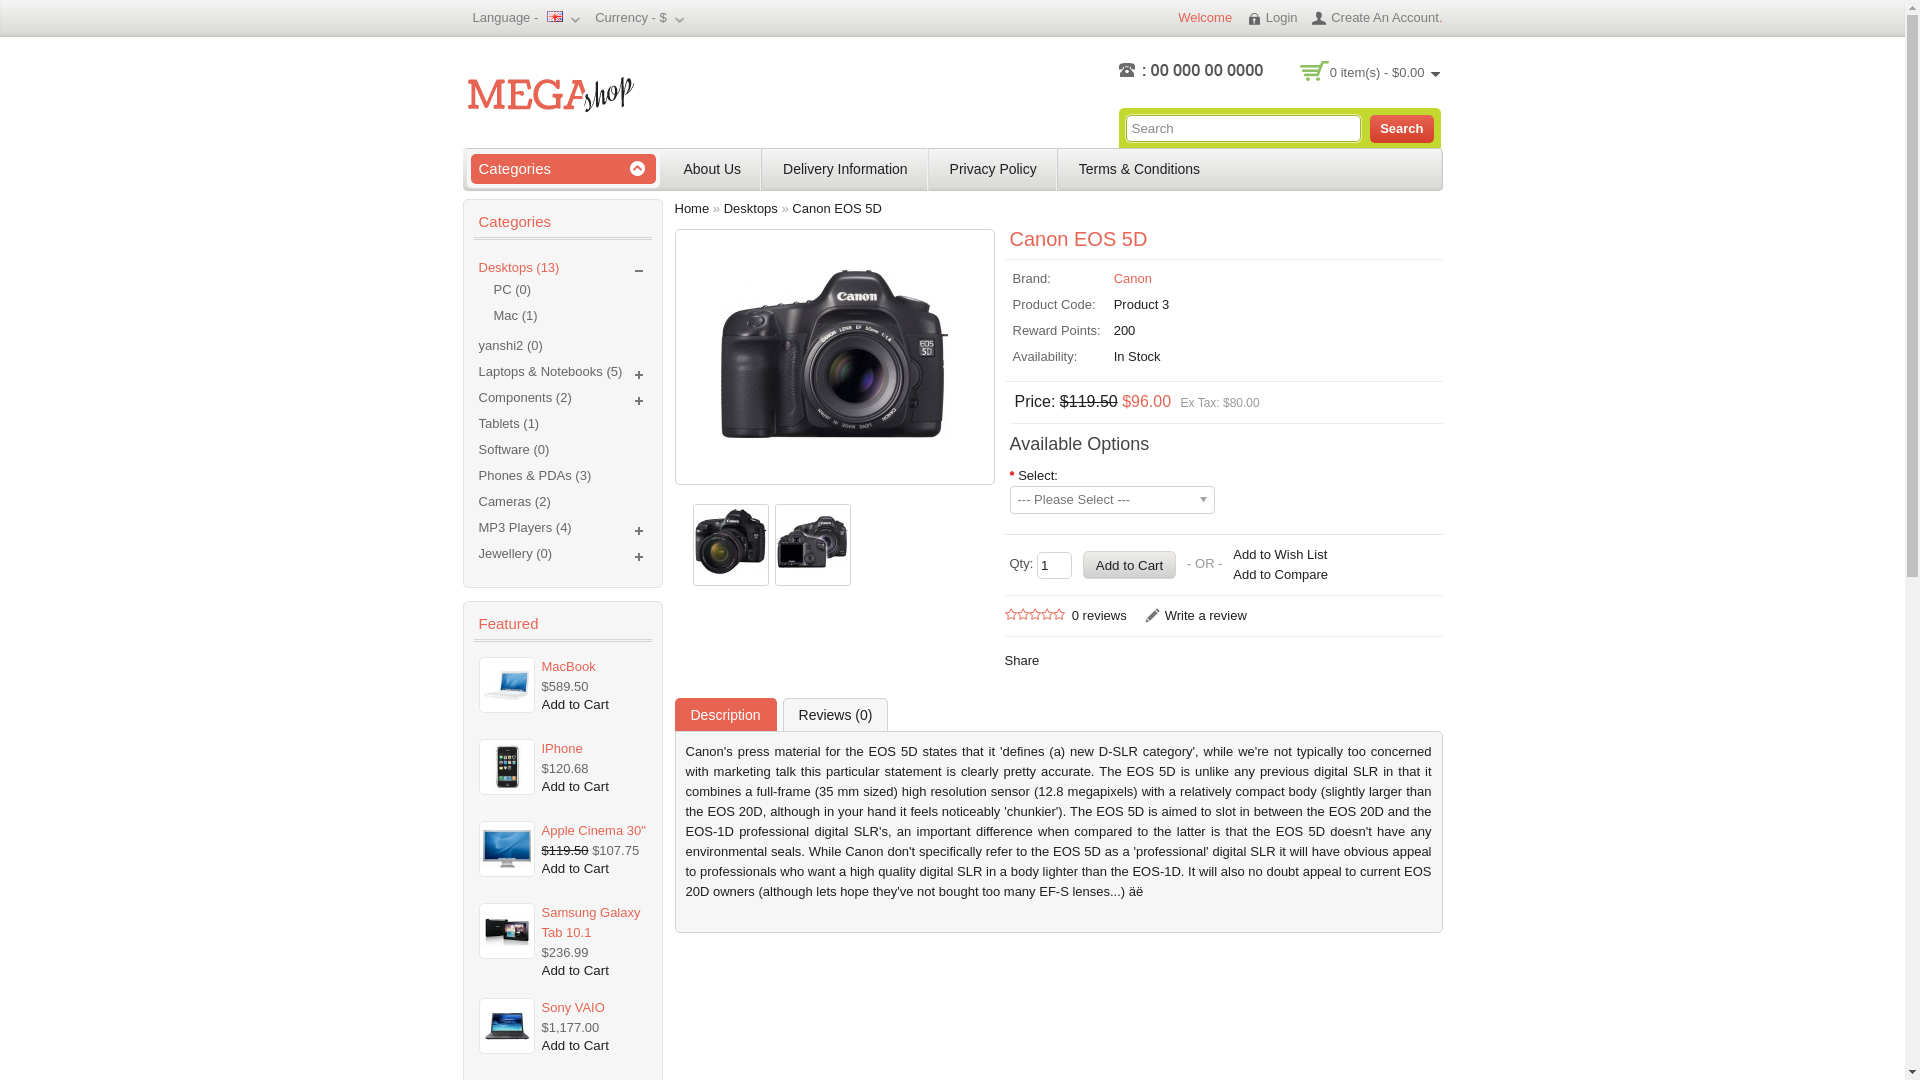 This screenshot has width=1920, height=1080. What do you see at coordinates (574, 703) in the screenshot?
I see `'Add to Cart'` at bounding box center [574, 703].